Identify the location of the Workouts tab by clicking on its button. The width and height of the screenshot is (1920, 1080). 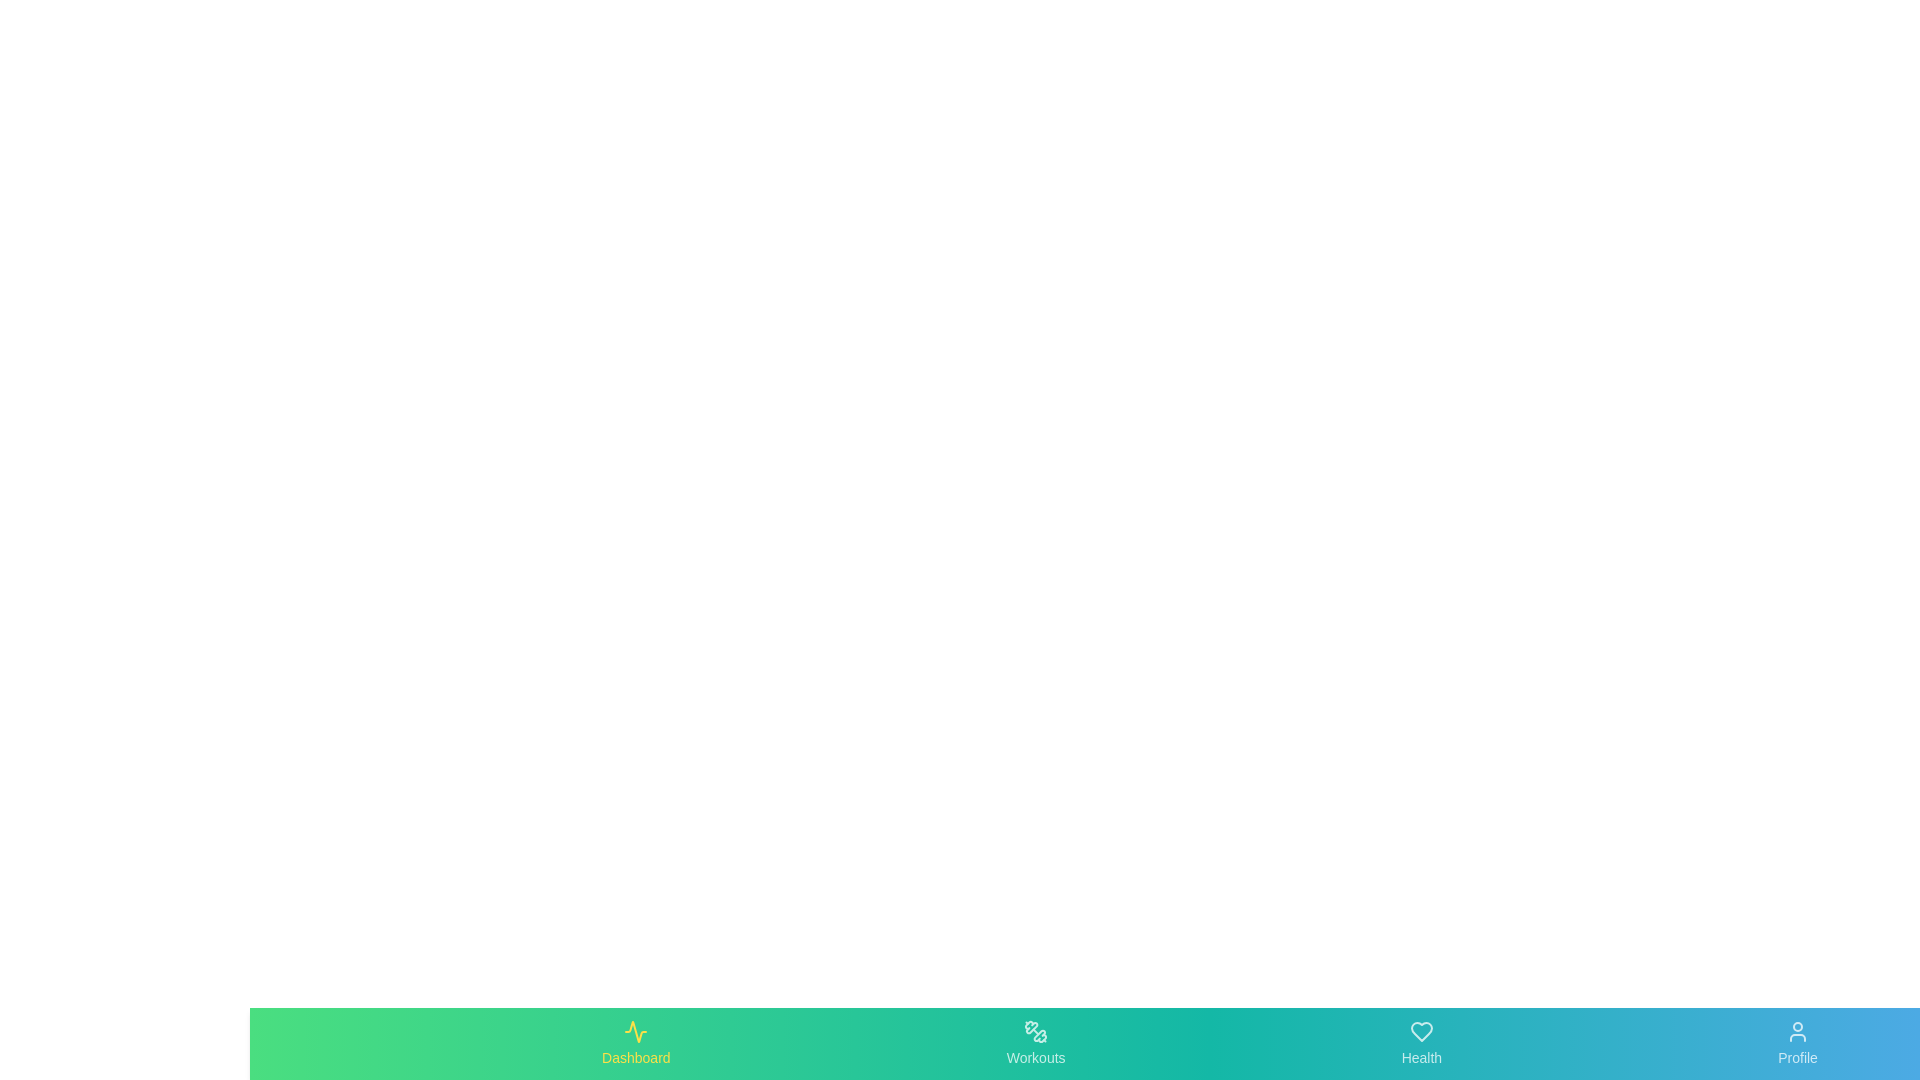
(1036, 1043).